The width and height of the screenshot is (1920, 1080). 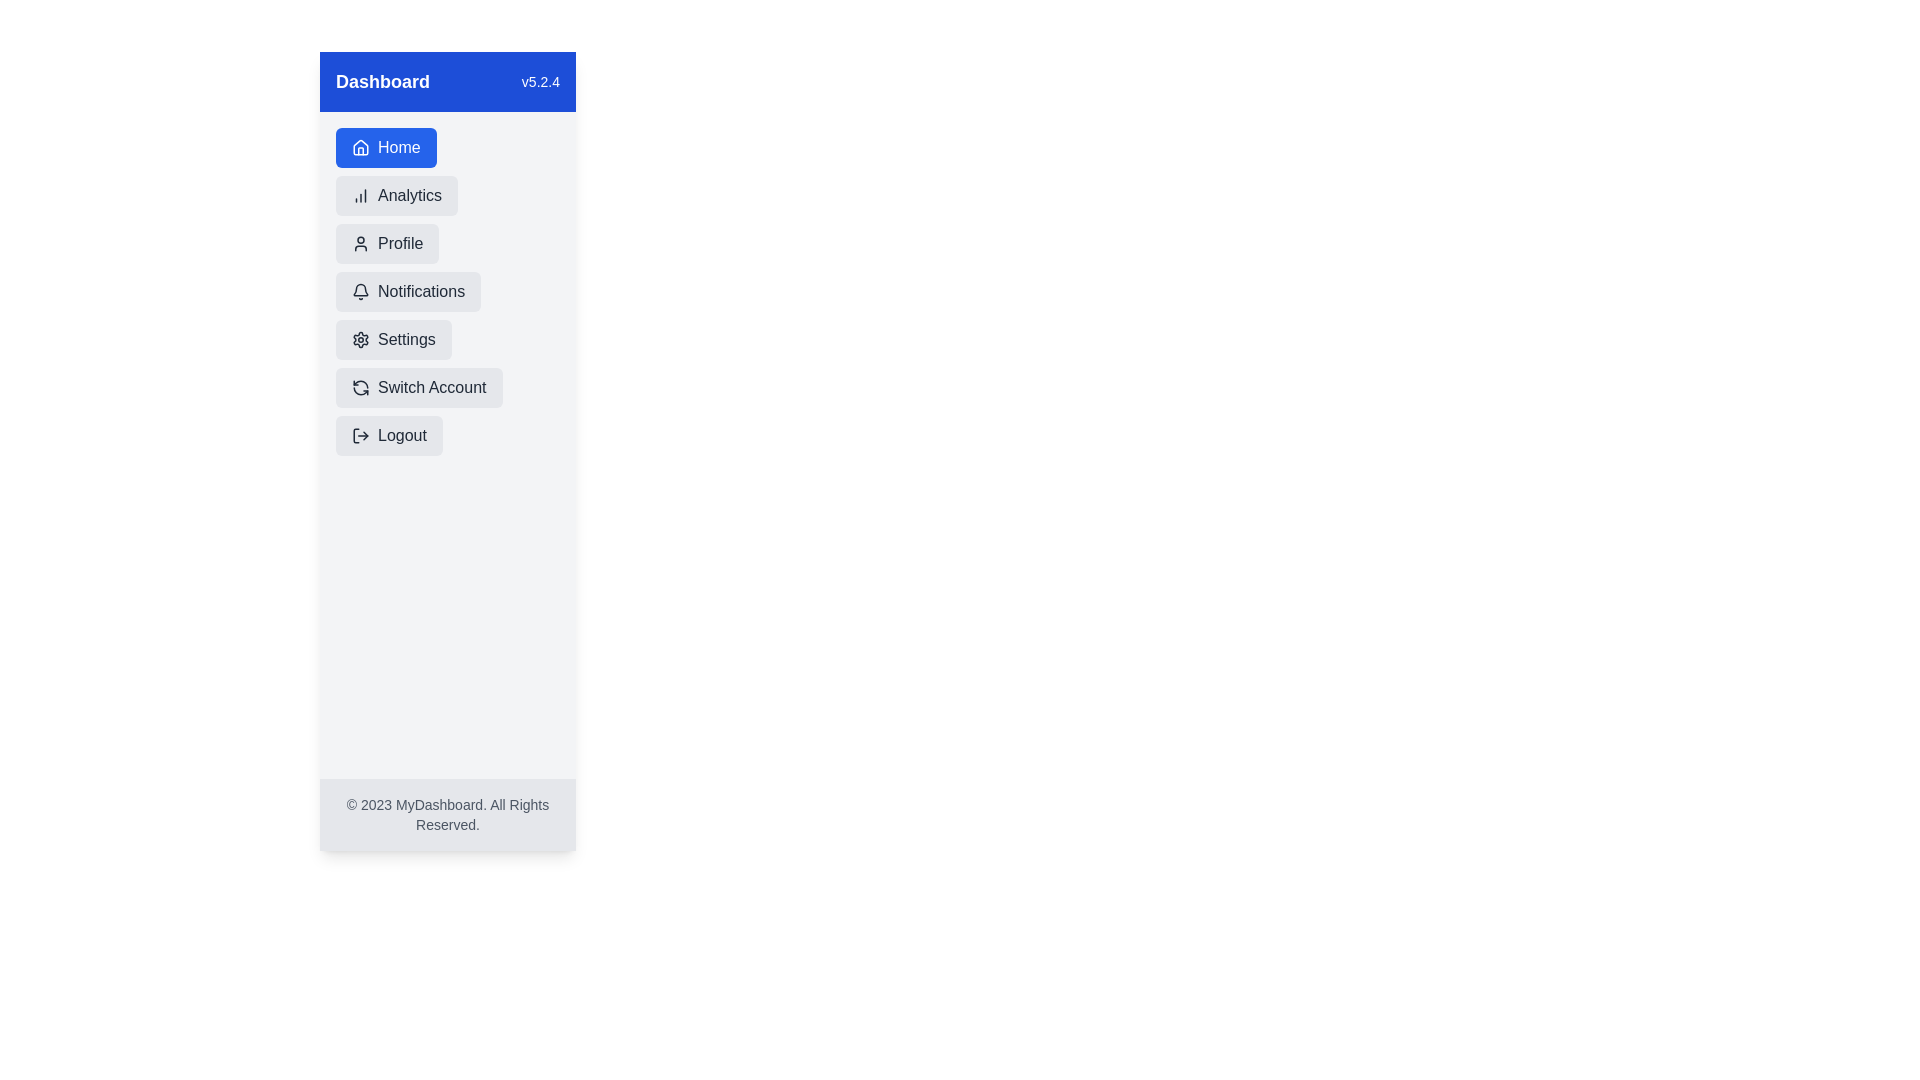 What do you see at coordinates (400, 242) in the screenshot?
I see `the 'Profile' text label located` at bounding box center [400, 242].